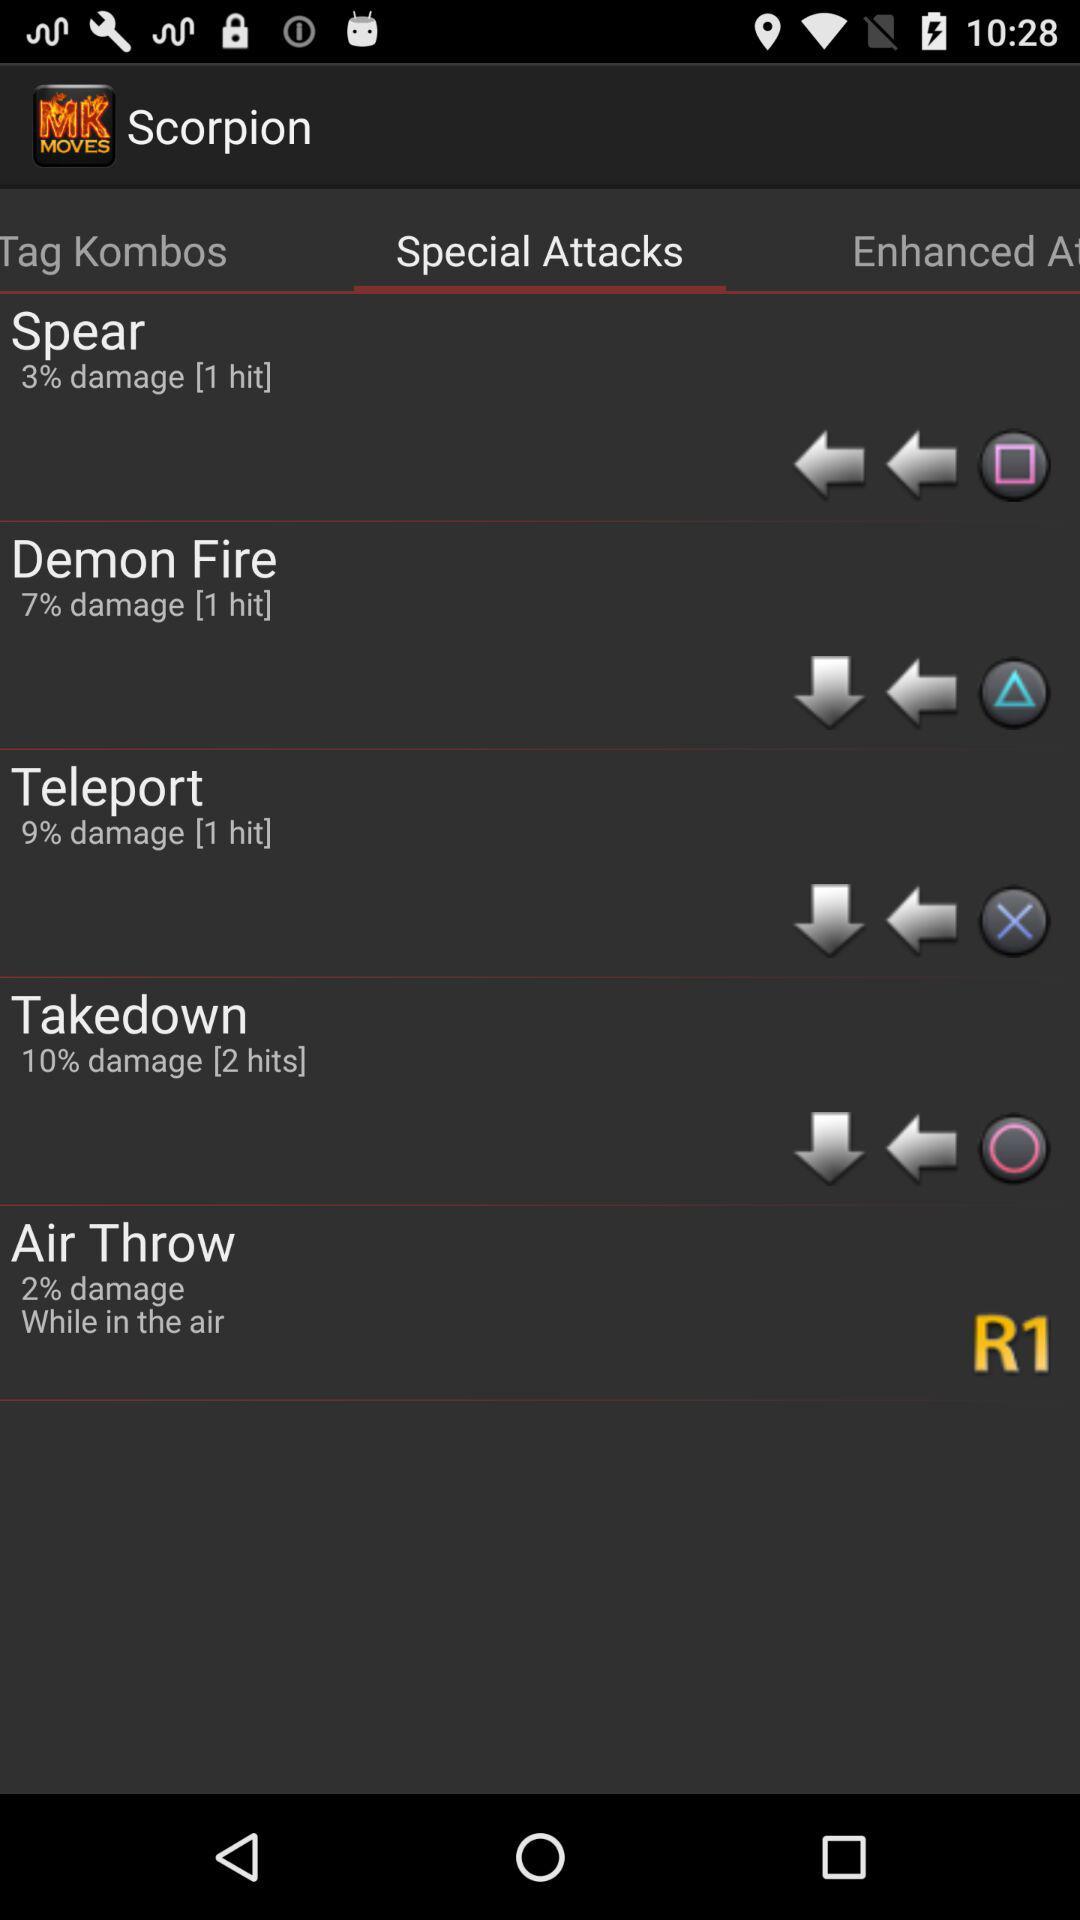 The image size is (1080, 1920). I want to click on app above the takedown app, so click(107, 783).